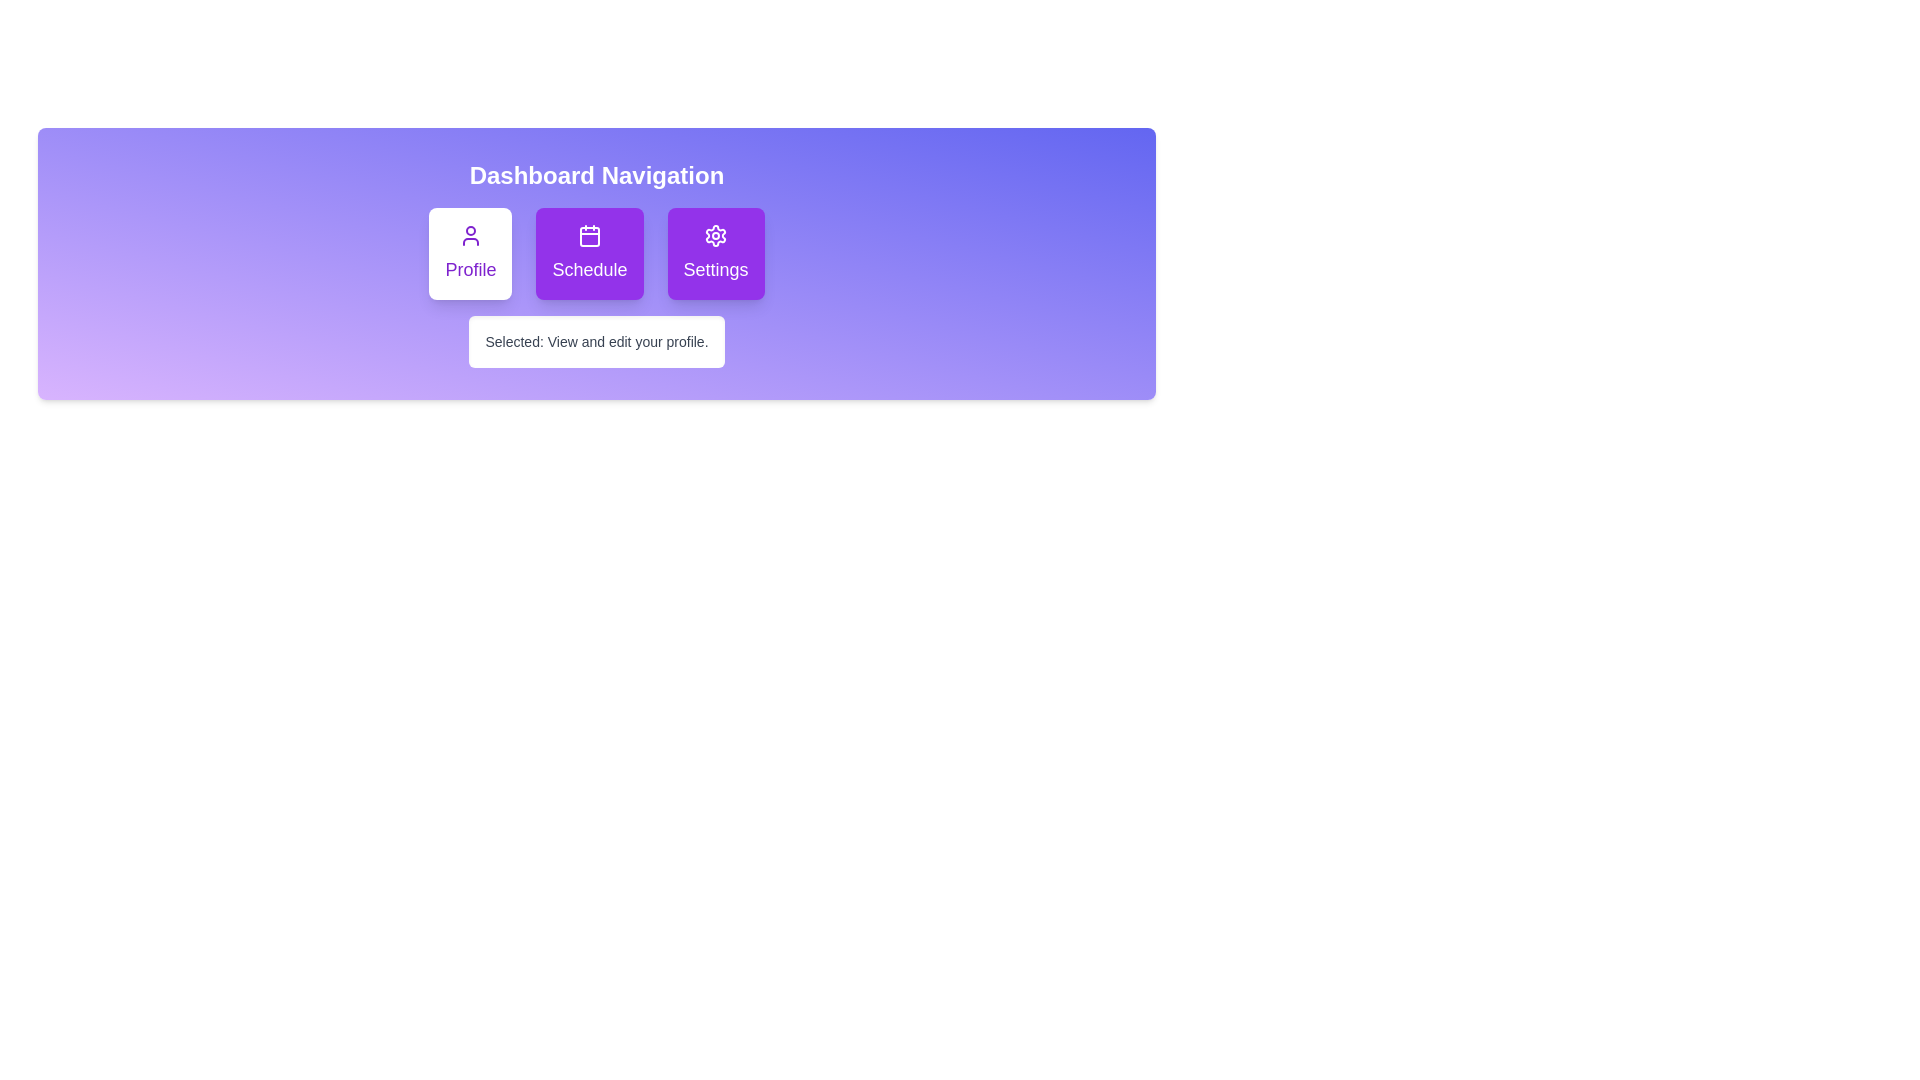 The height and width of the screenshot is (1080, 1920). What do you see at coordinates (589, 235) in the screenshot?
I see `the central square of the calendar icon, which is part of the 'Schedule' button in the interface's button row` at bounding box center [589, 235].